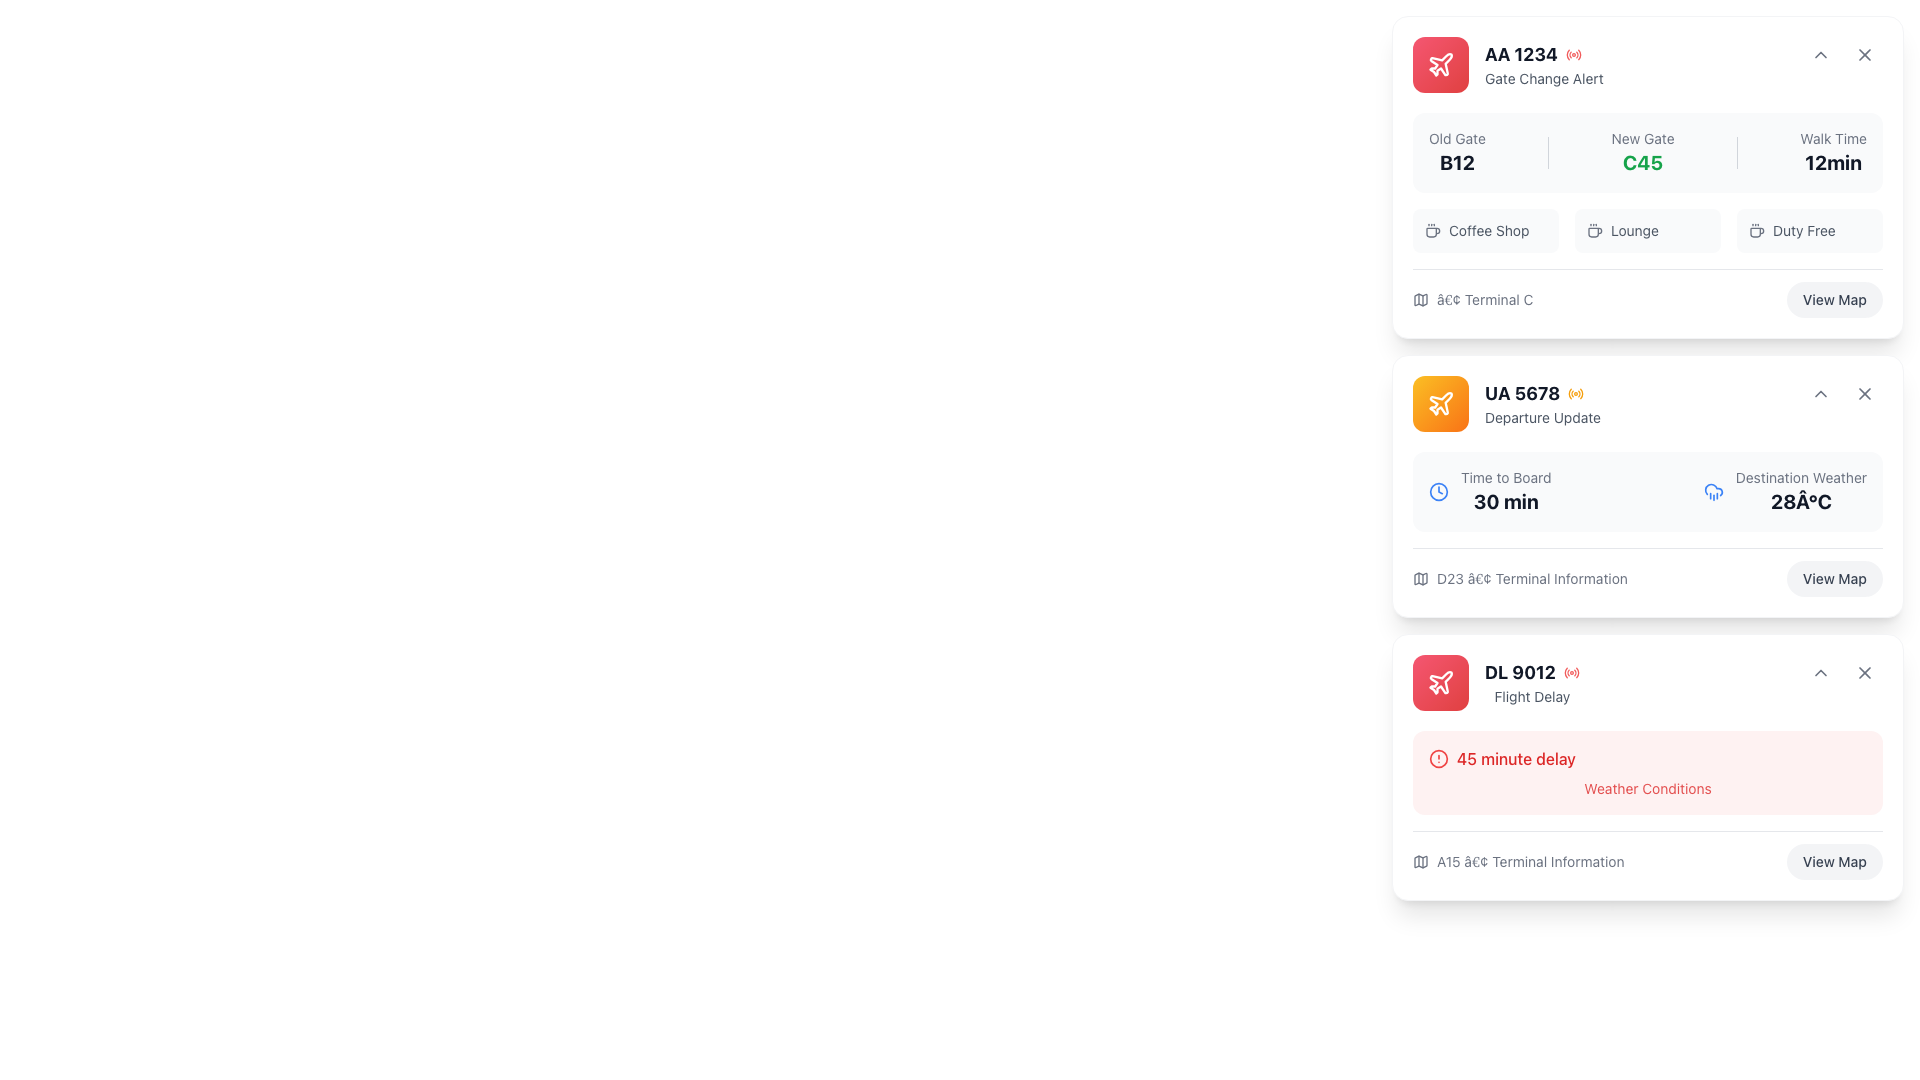 The width and height of the screenshot is (1920, 1080). What do you see at coordinates (1785, 492) in the screenshot?
I see `the informational text displaying weather information for the flight destination, which shows current conditions (rain) and temperature (28°C), located below 'Time to Board 30 min' and next to the weather icon in the 'UA 5678 Departure Update' section` at bounding box center [1785, 492].